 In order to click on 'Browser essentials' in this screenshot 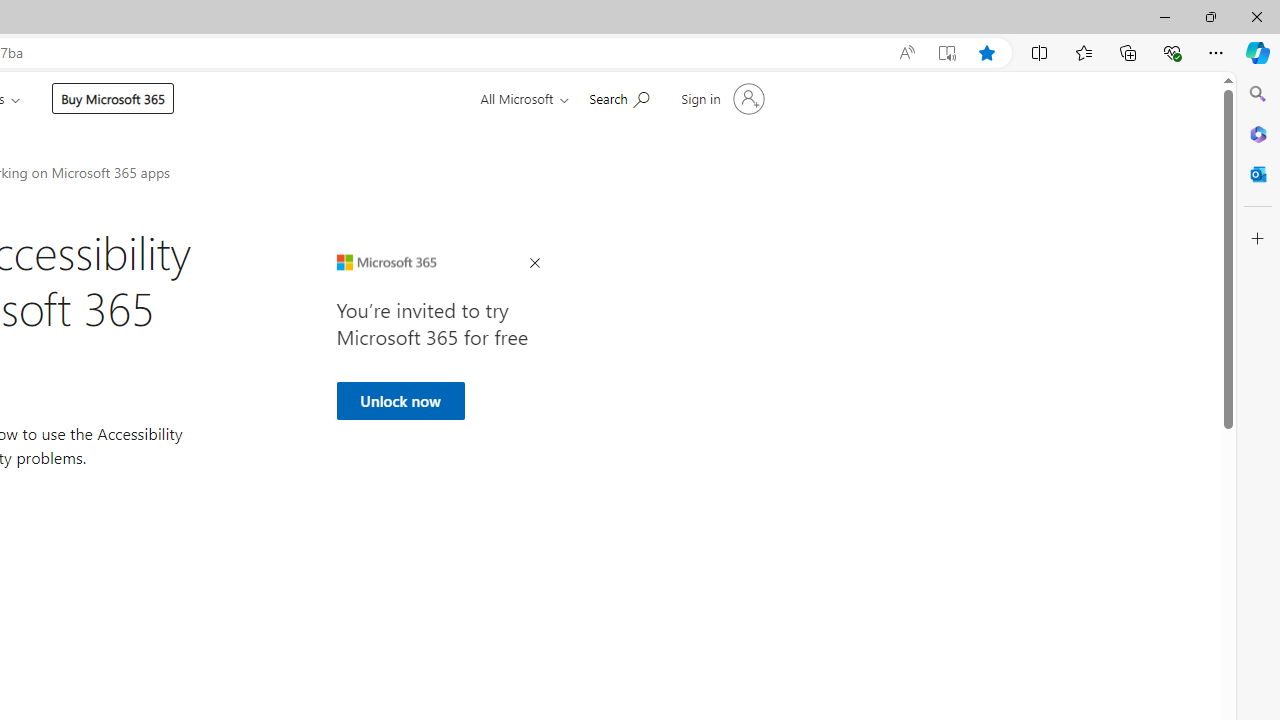, I will do `click(1171, 51)`.